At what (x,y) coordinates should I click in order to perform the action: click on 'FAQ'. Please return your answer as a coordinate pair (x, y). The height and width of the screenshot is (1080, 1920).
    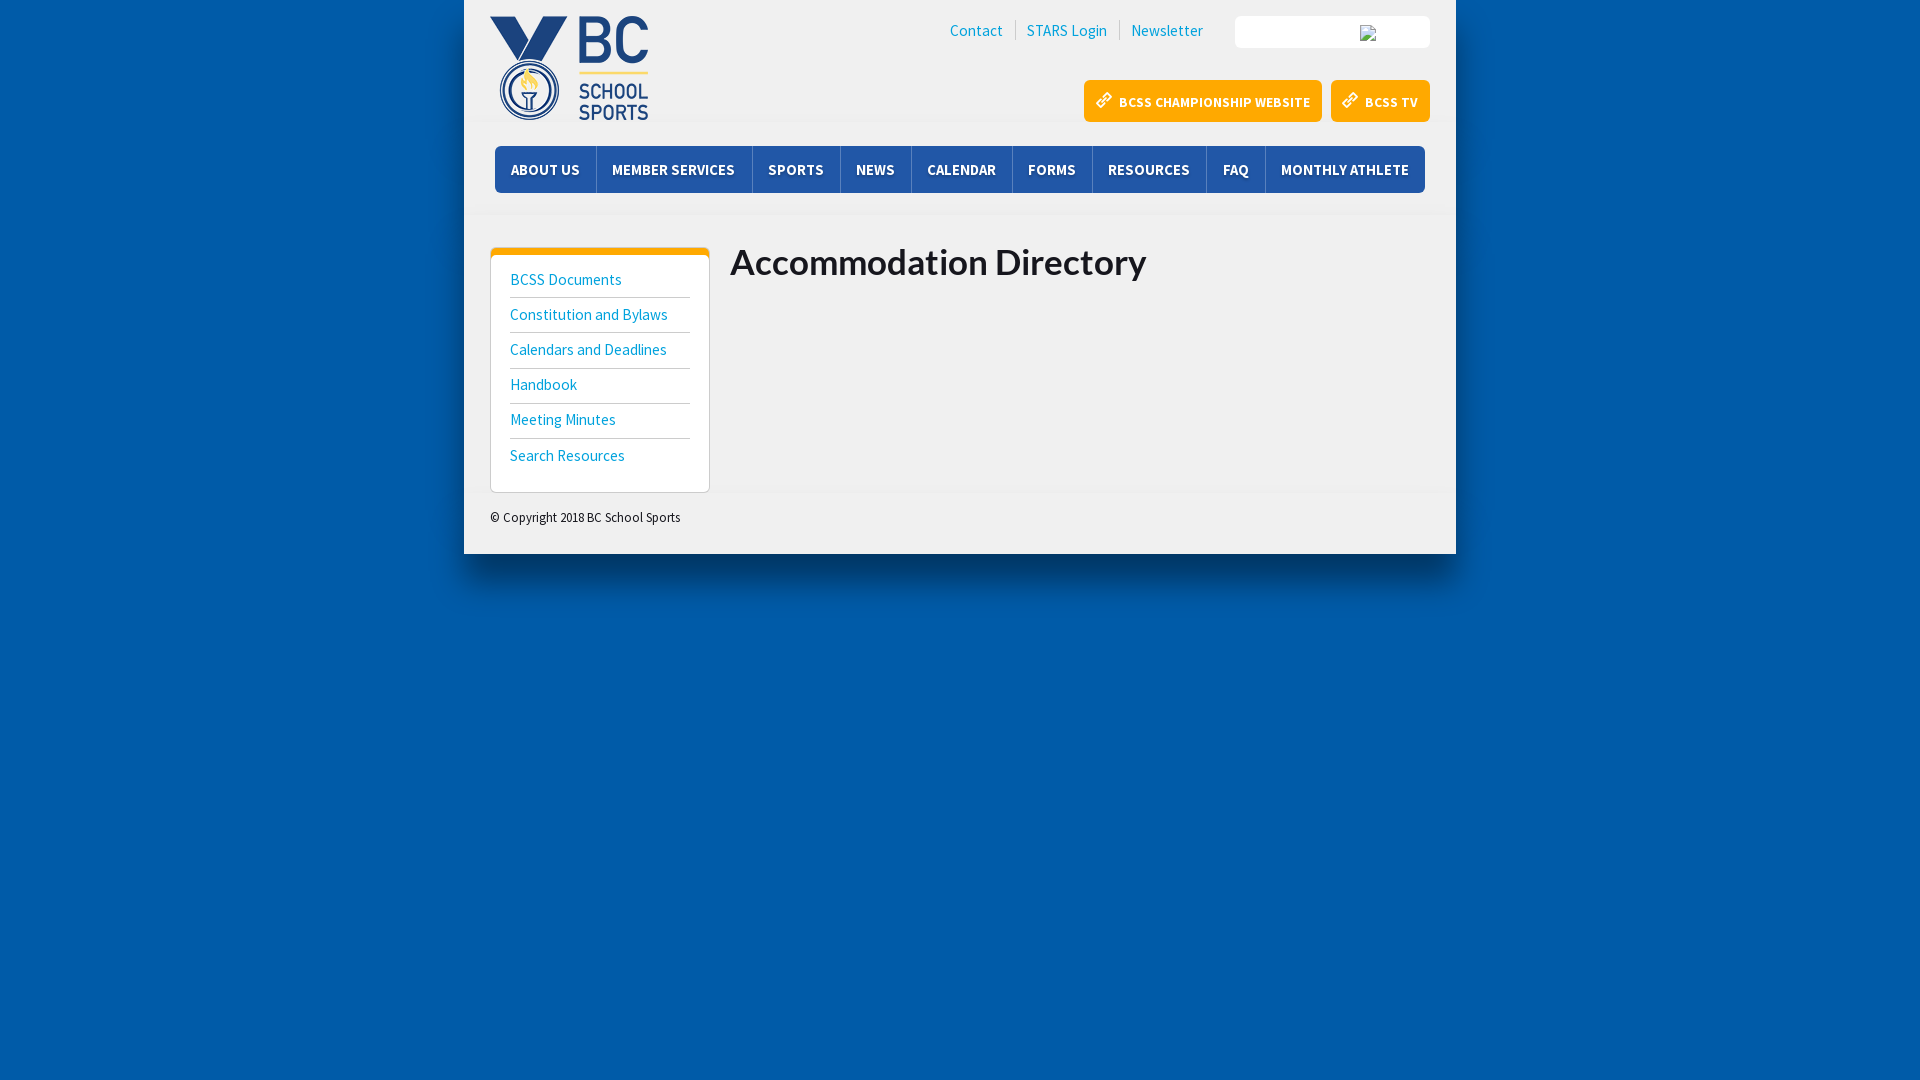
    Looking at the image, I should click on (1233, 168).